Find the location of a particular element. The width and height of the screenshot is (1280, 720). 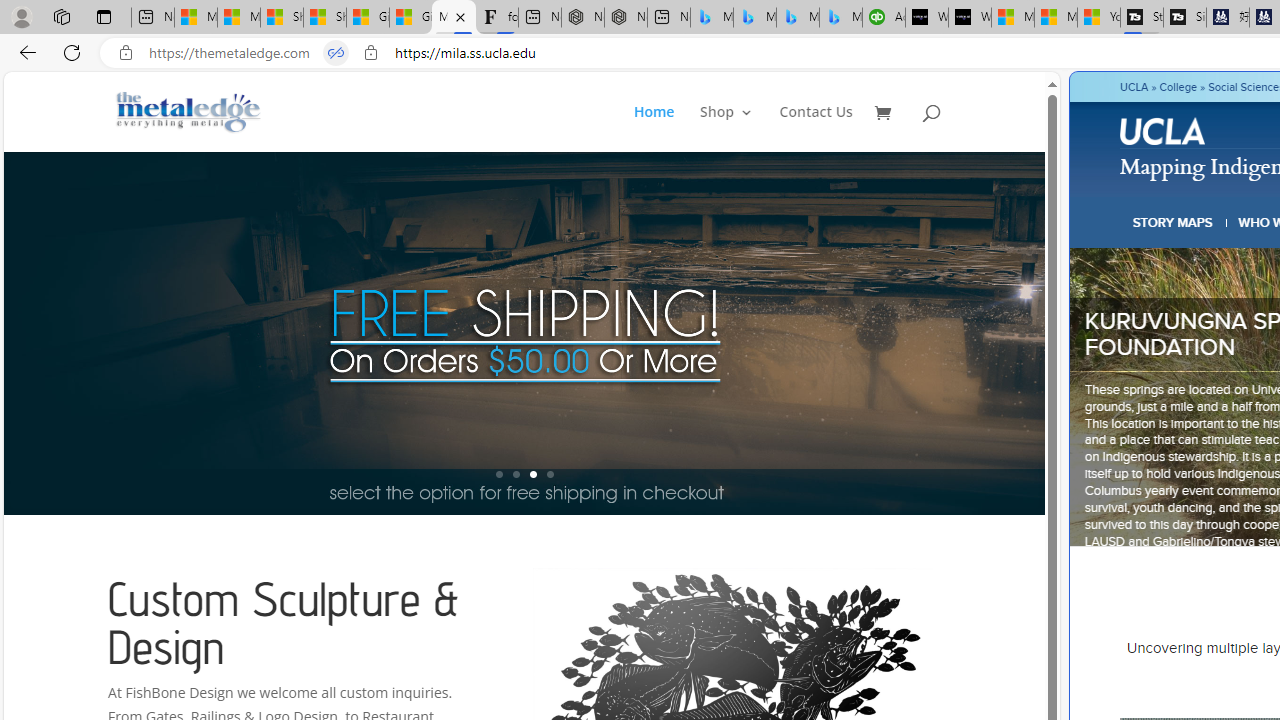

'Contact Us' is located at coordinates (816, 128).